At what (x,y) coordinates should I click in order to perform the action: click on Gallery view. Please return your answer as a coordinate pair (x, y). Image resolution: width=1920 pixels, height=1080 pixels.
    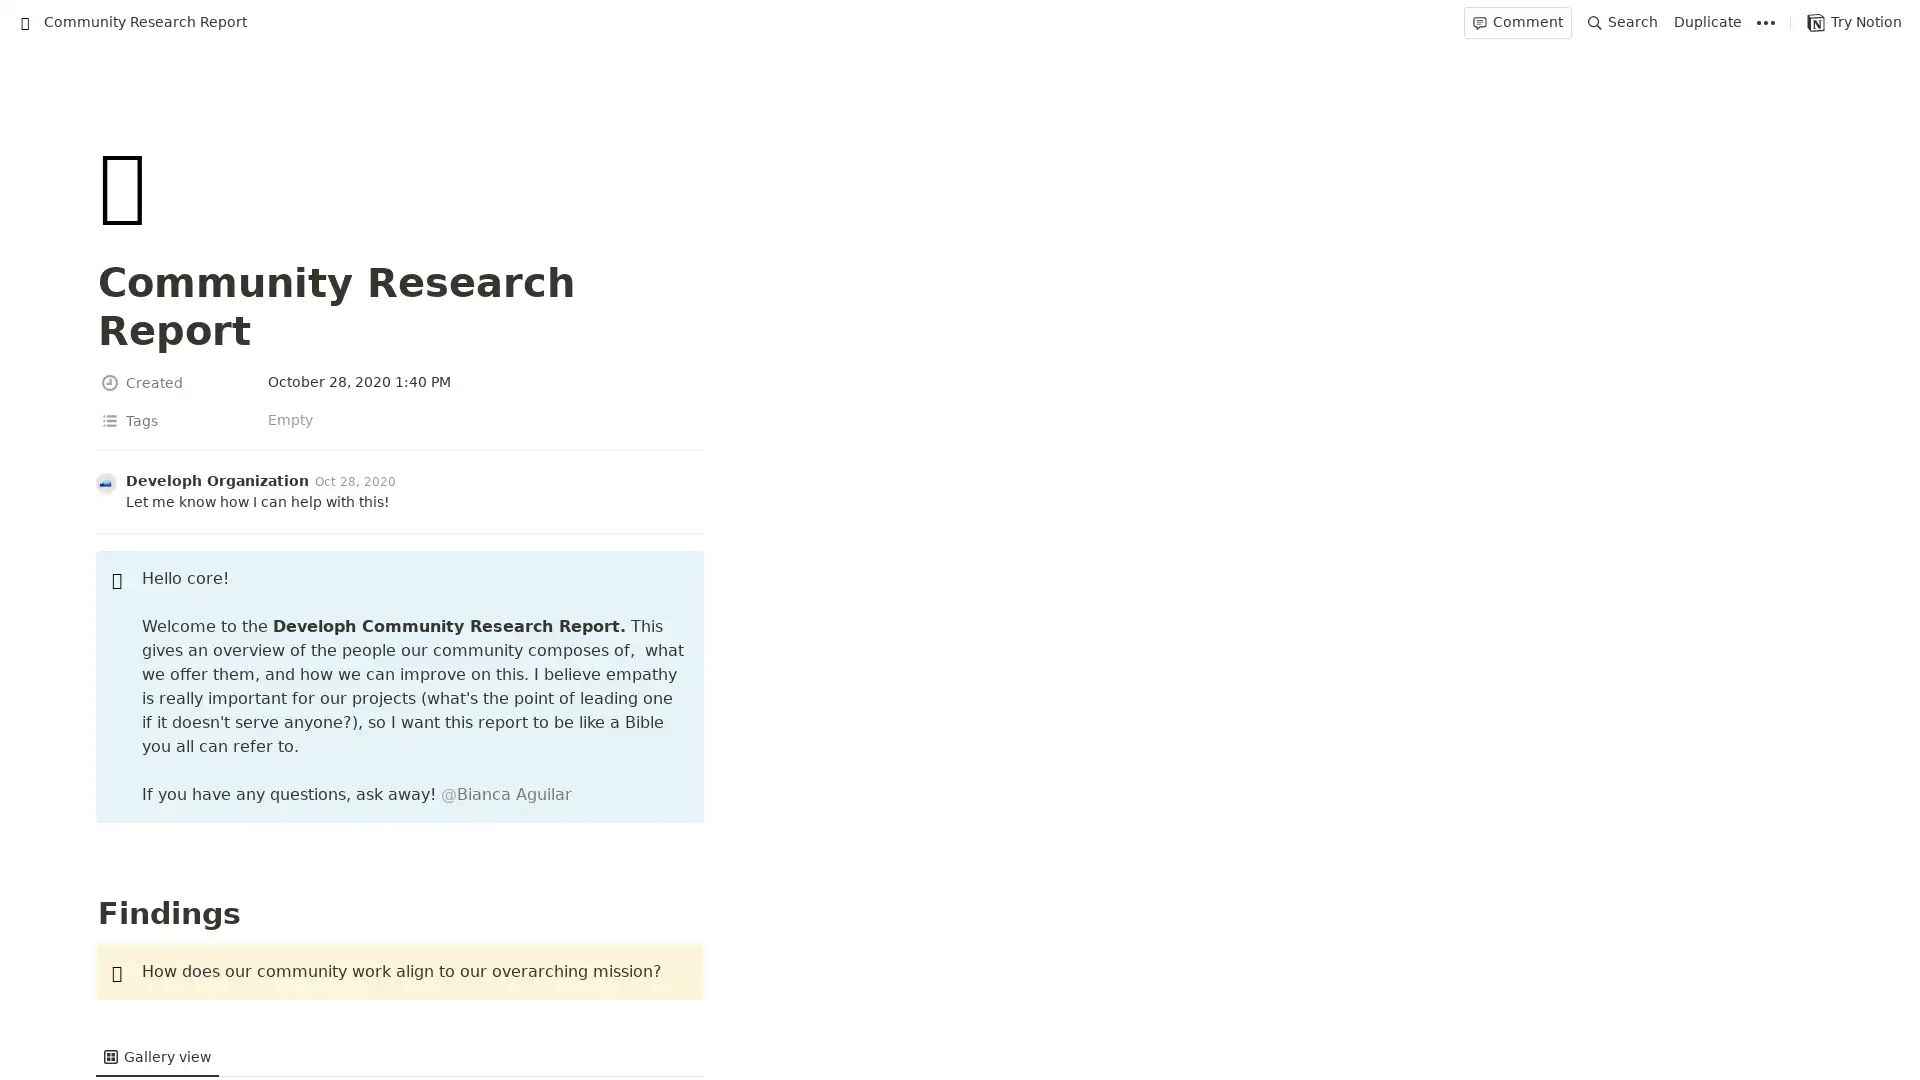
    Looking at the image, I should click on (156, 913).